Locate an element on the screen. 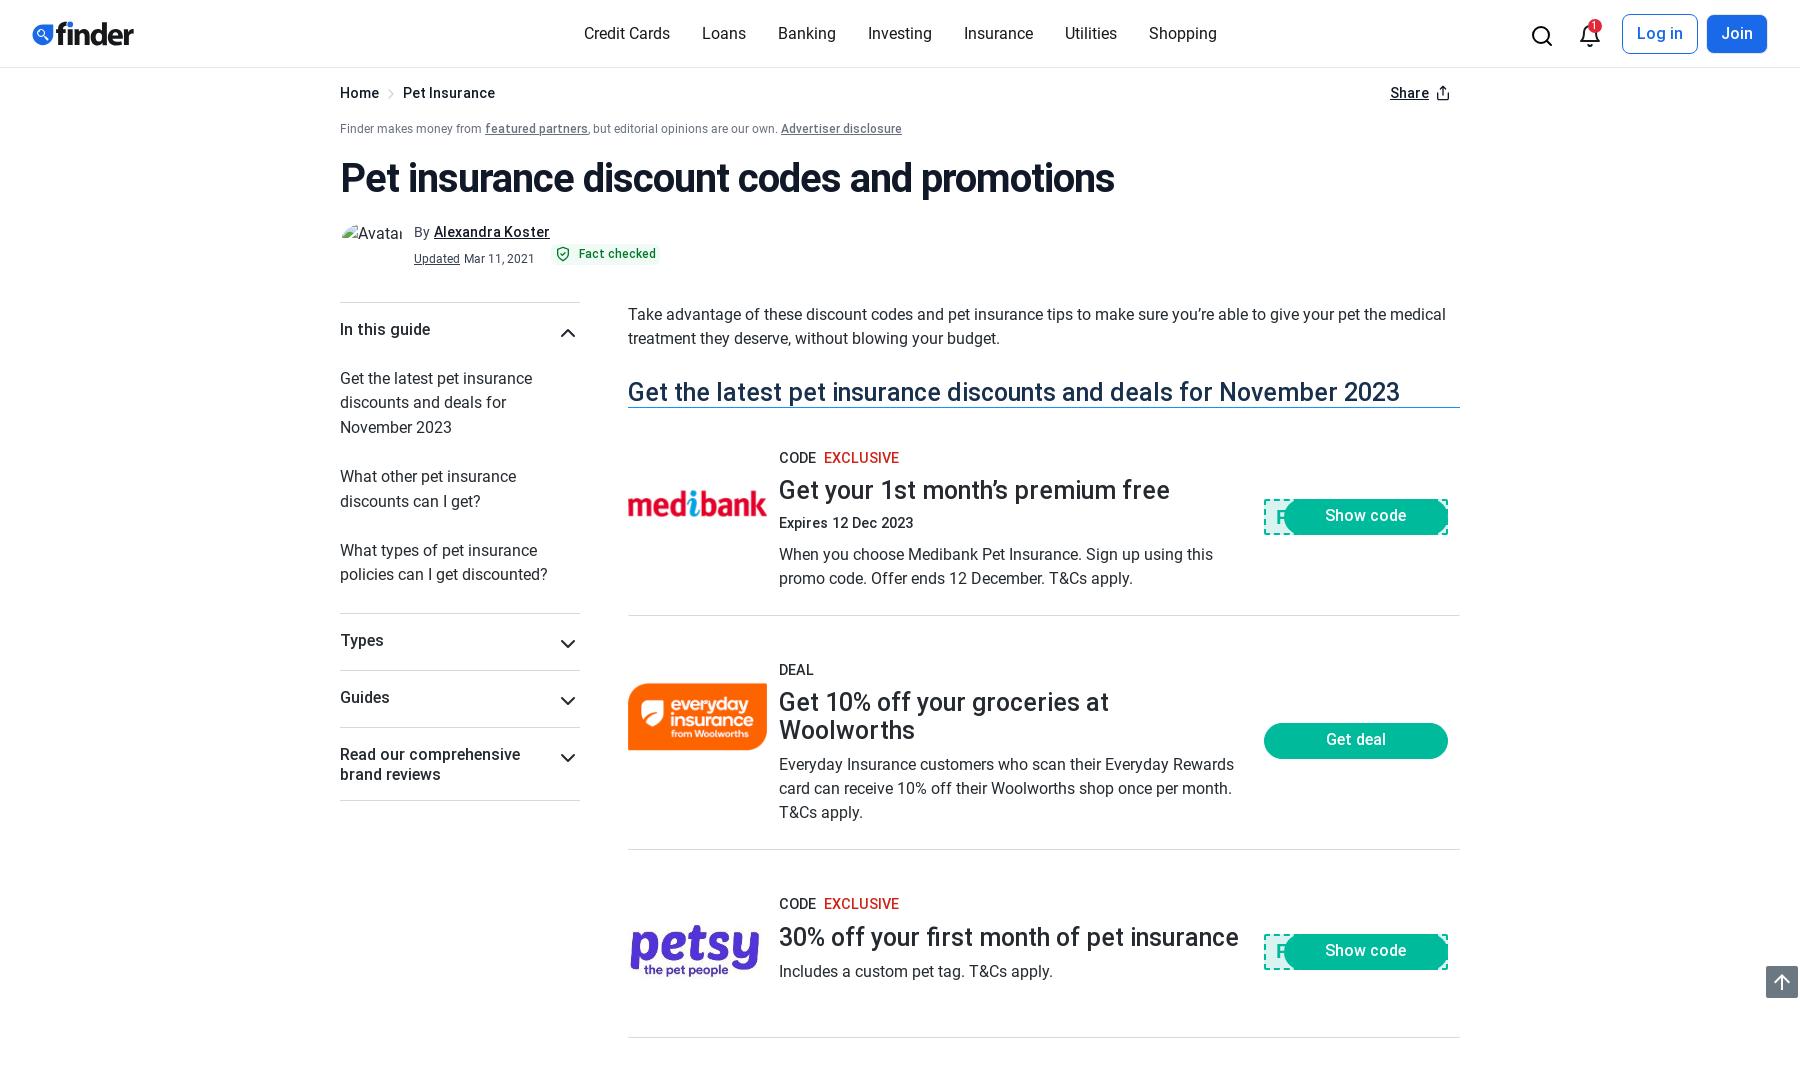  'featured partners' is located at coordinates (535, 128).